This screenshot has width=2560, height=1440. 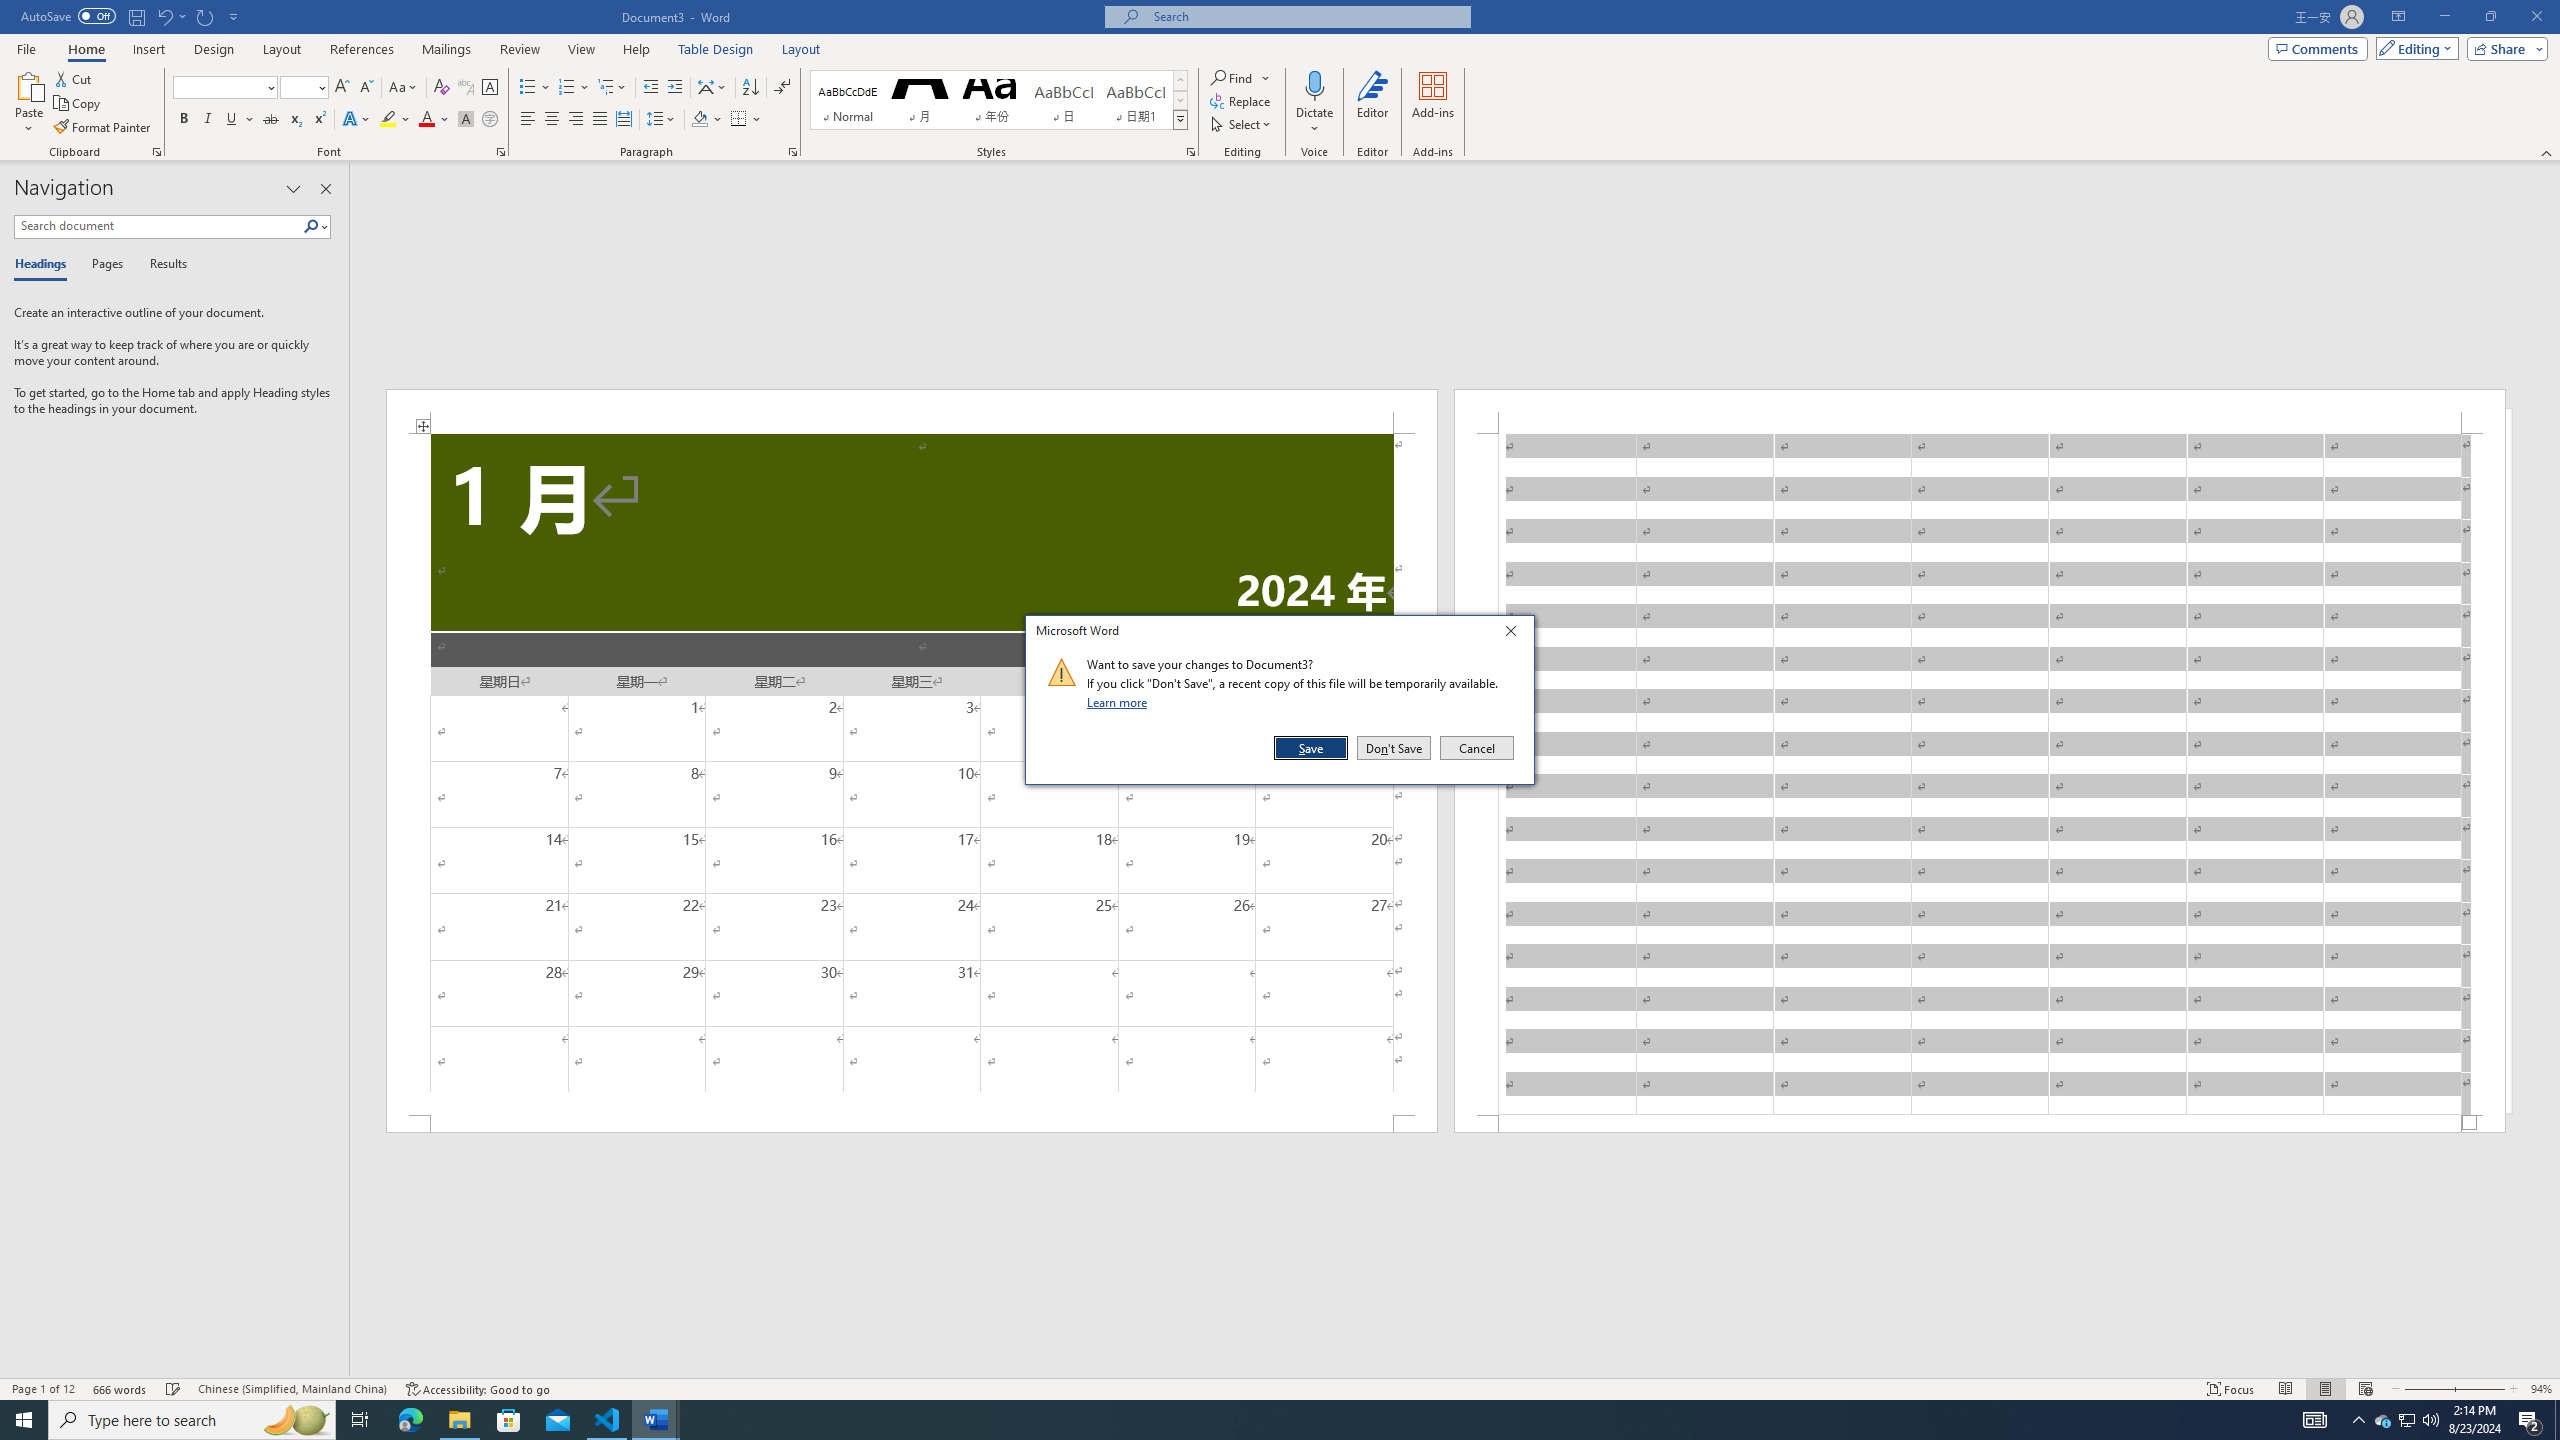 I want to click on 'System', so click(x=11, y=9).